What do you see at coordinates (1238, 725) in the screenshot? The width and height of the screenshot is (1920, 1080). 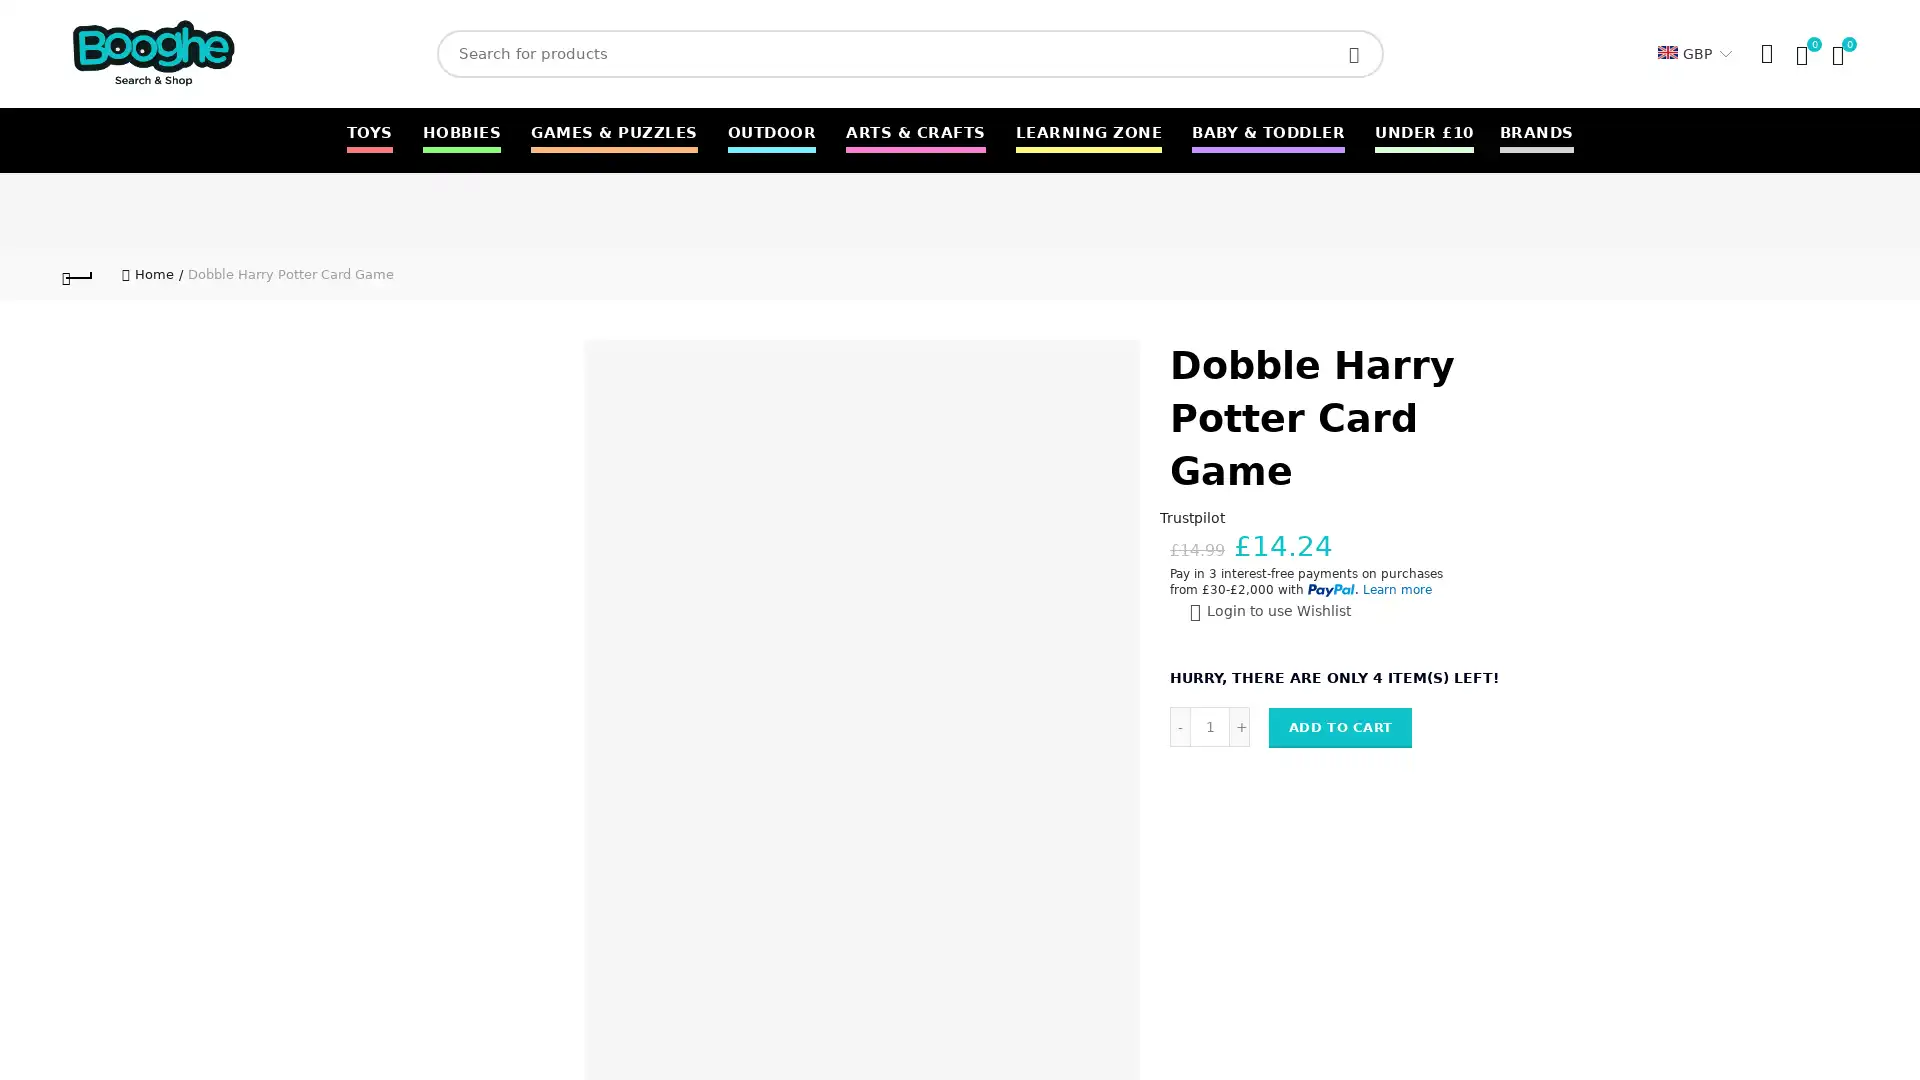 I see `+` at bounding box center [1238, 725].